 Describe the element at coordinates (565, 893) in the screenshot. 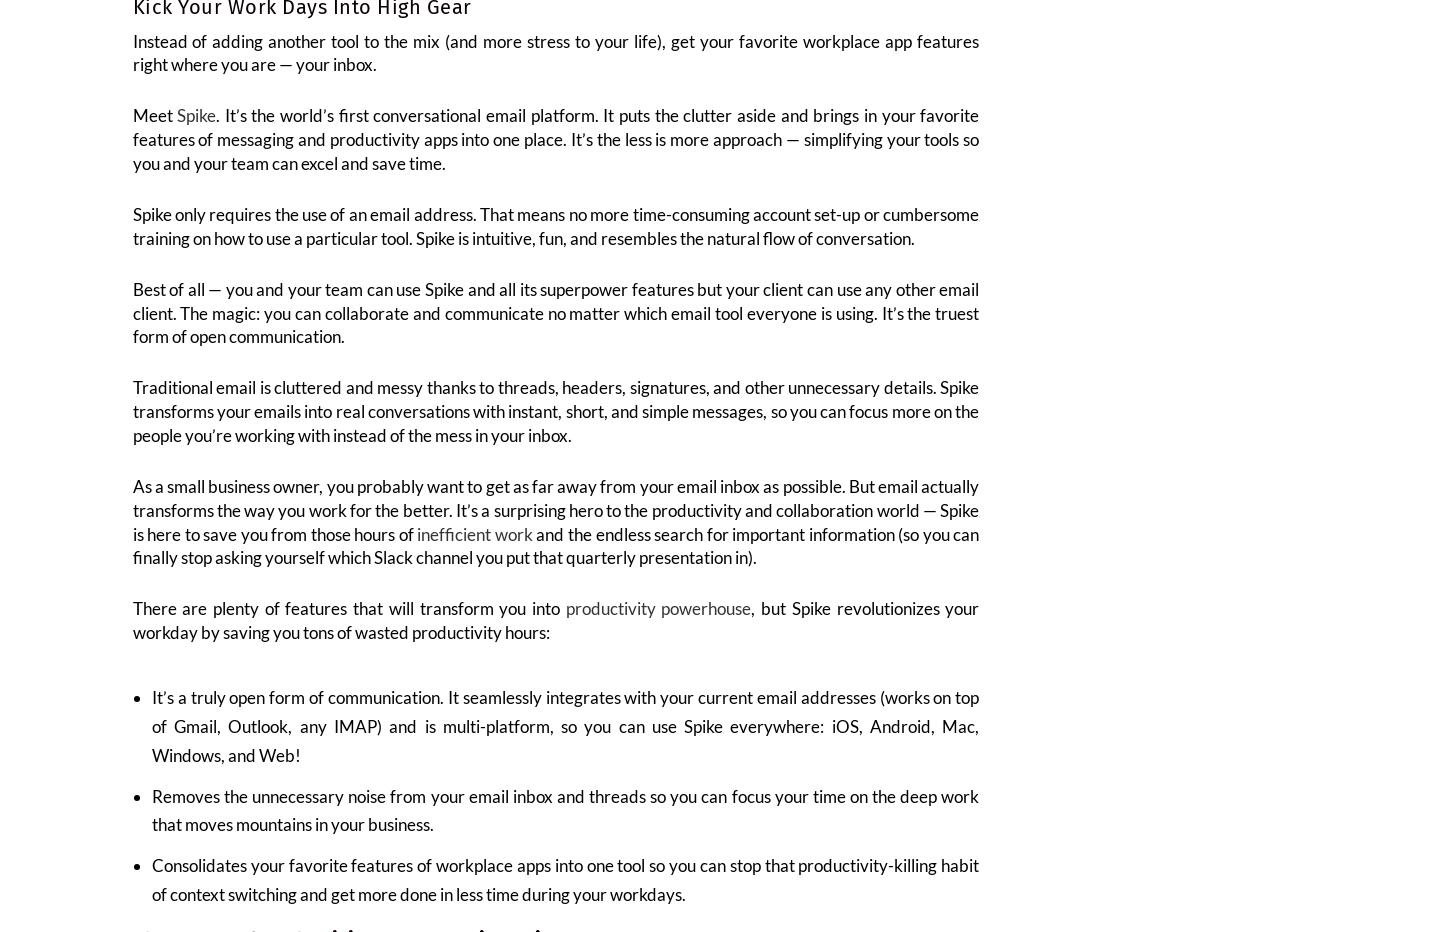

I see `'Consolidates your favorite features of workplace apps into one tool so you can stop that productivity-killing habit of context switching and get more done in less time during your workdays.'` at that location.